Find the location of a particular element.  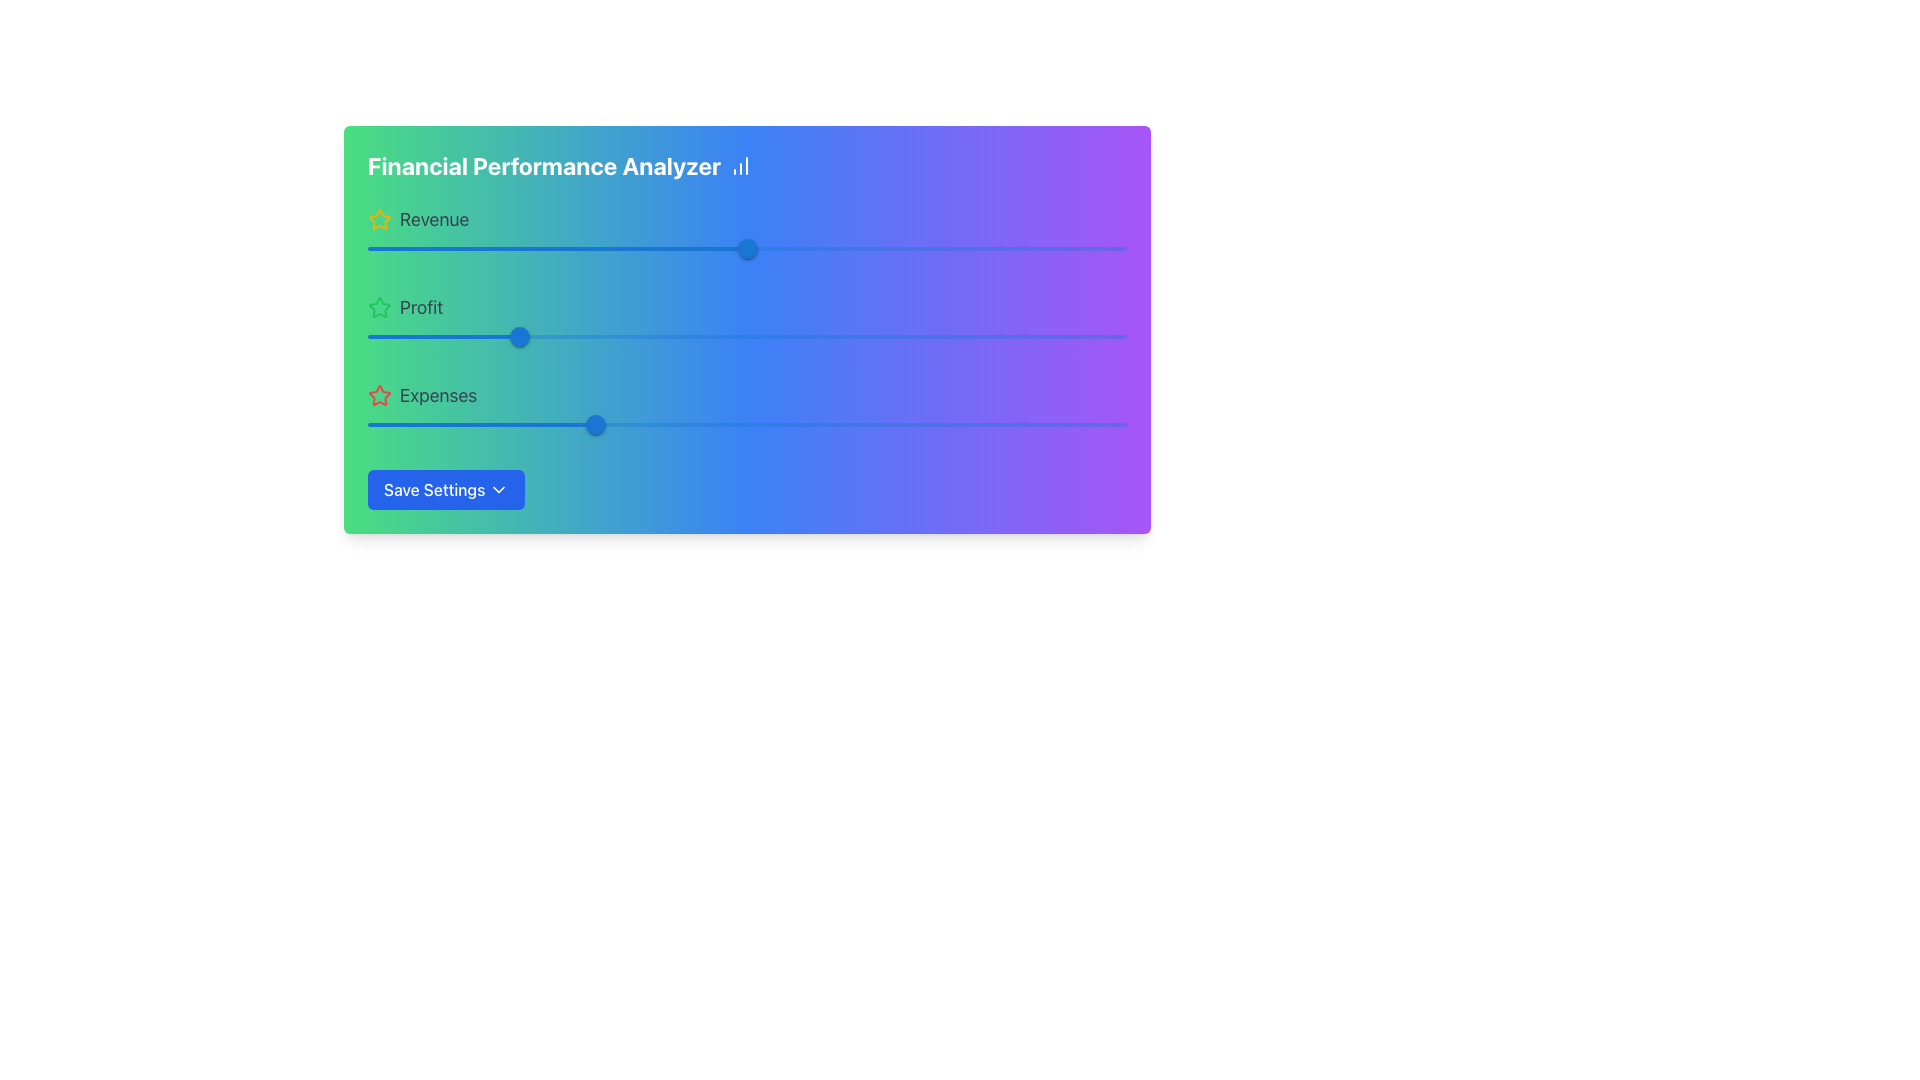

the Expenses slider is located at coordinates (808, 423).